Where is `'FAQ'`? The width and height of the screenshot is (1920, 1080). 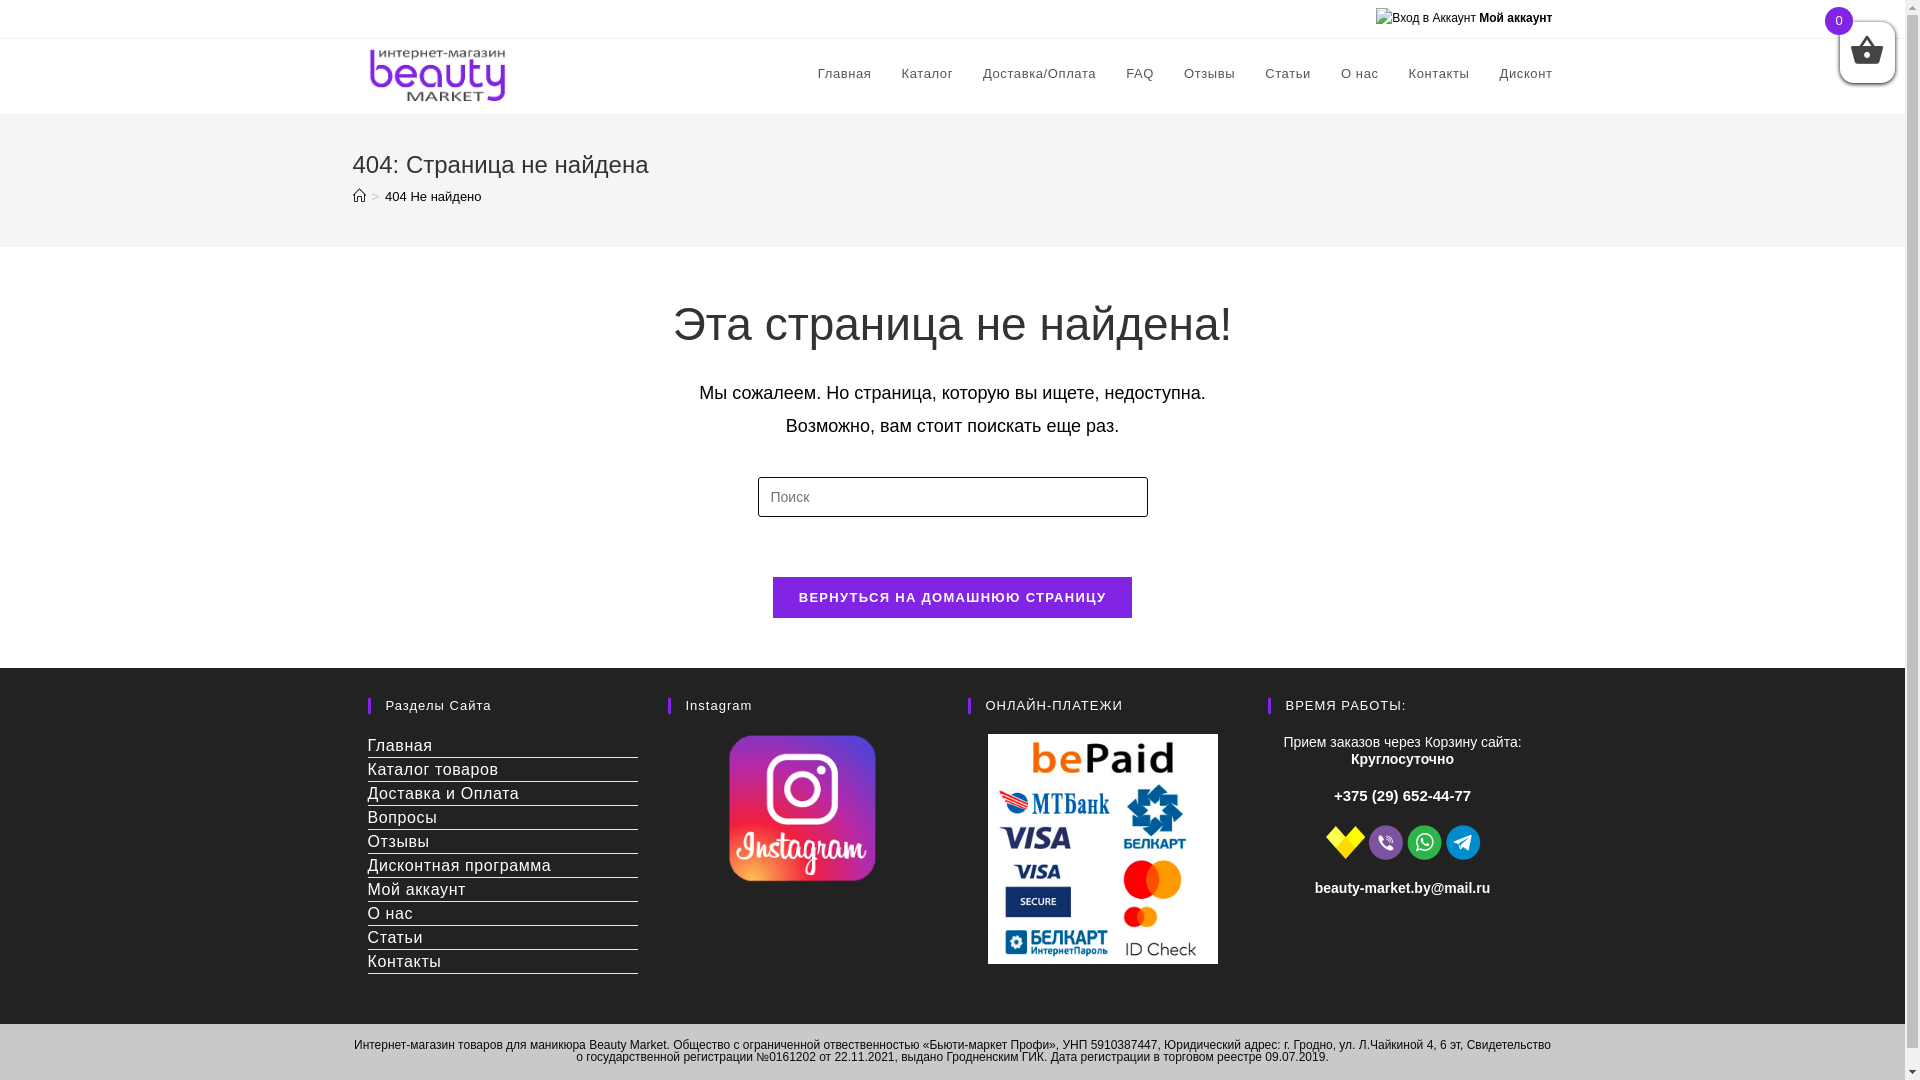
'FAQ' is located at coordinates (1109, 72).